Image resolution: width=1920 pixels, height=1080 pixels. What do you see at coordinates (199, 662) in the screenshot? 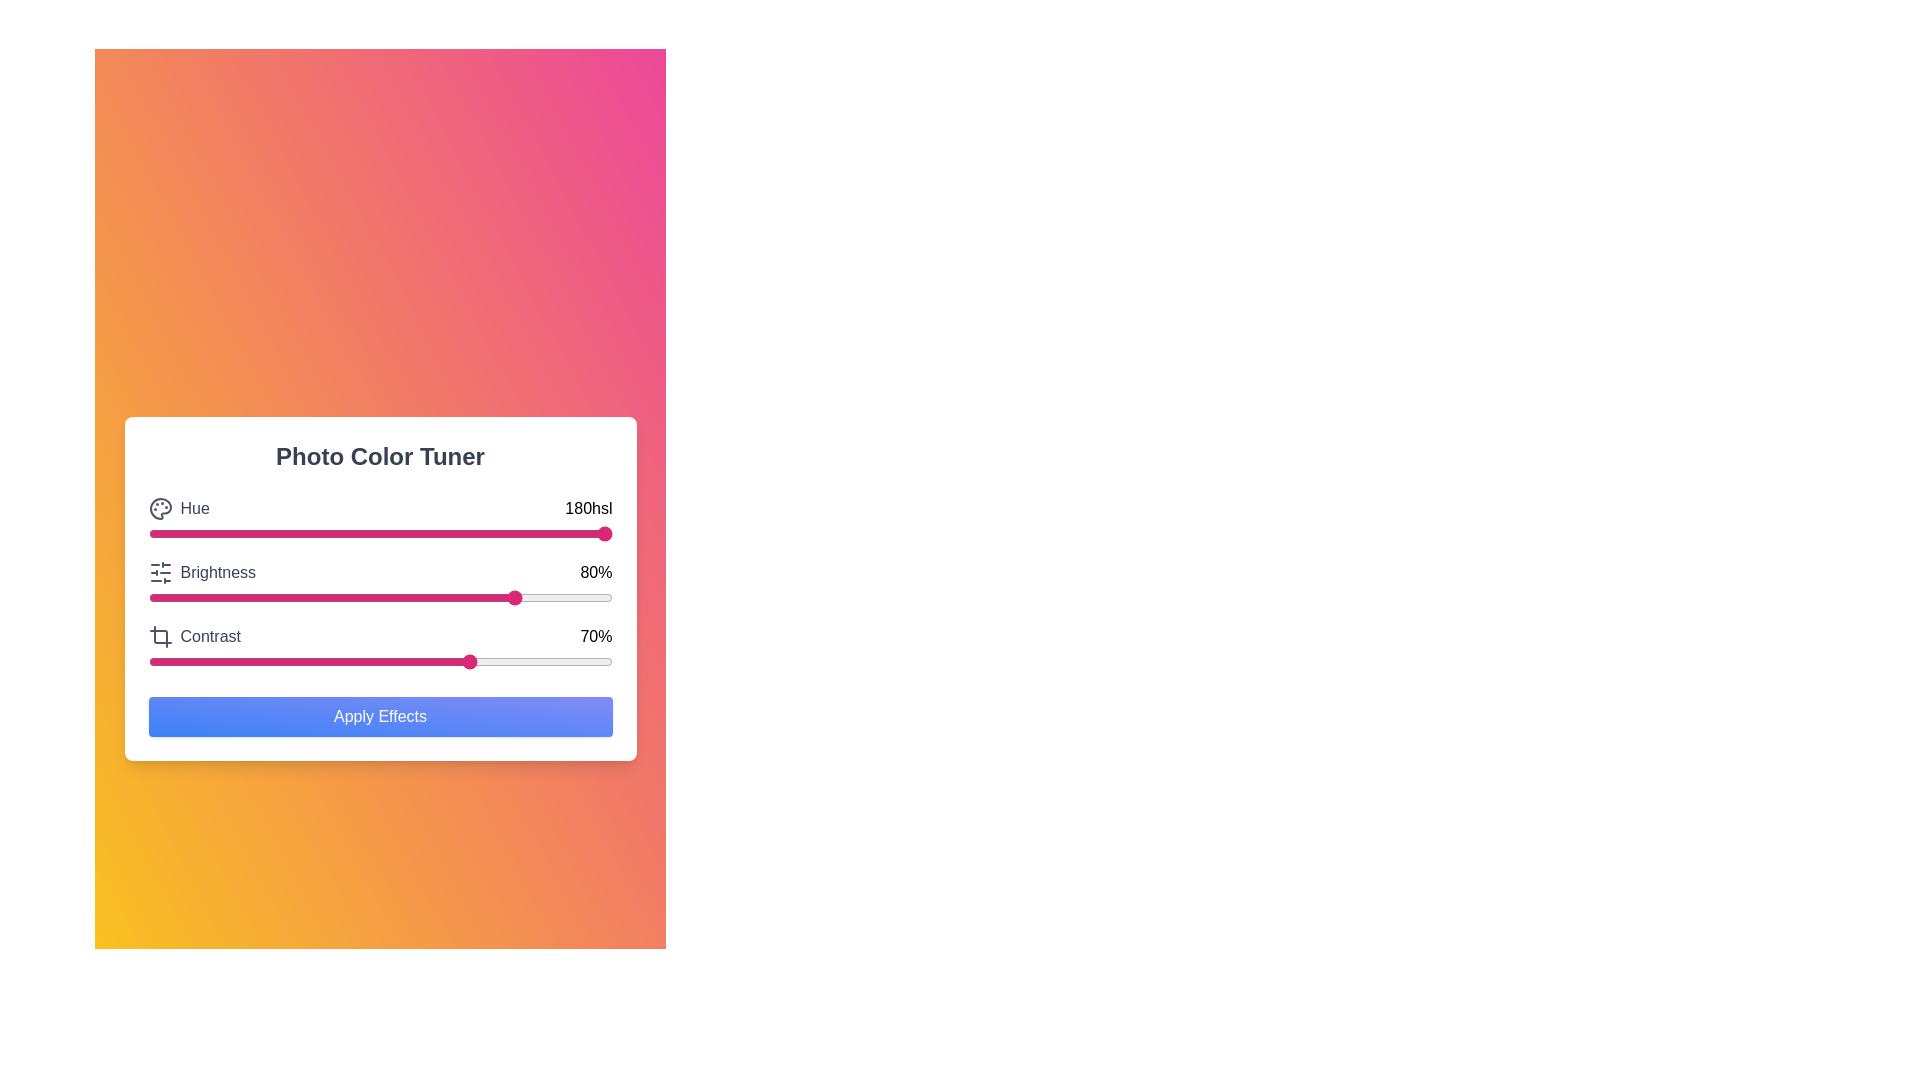
I see `the contrast slider to 11%` at bounding box center [199, 662].